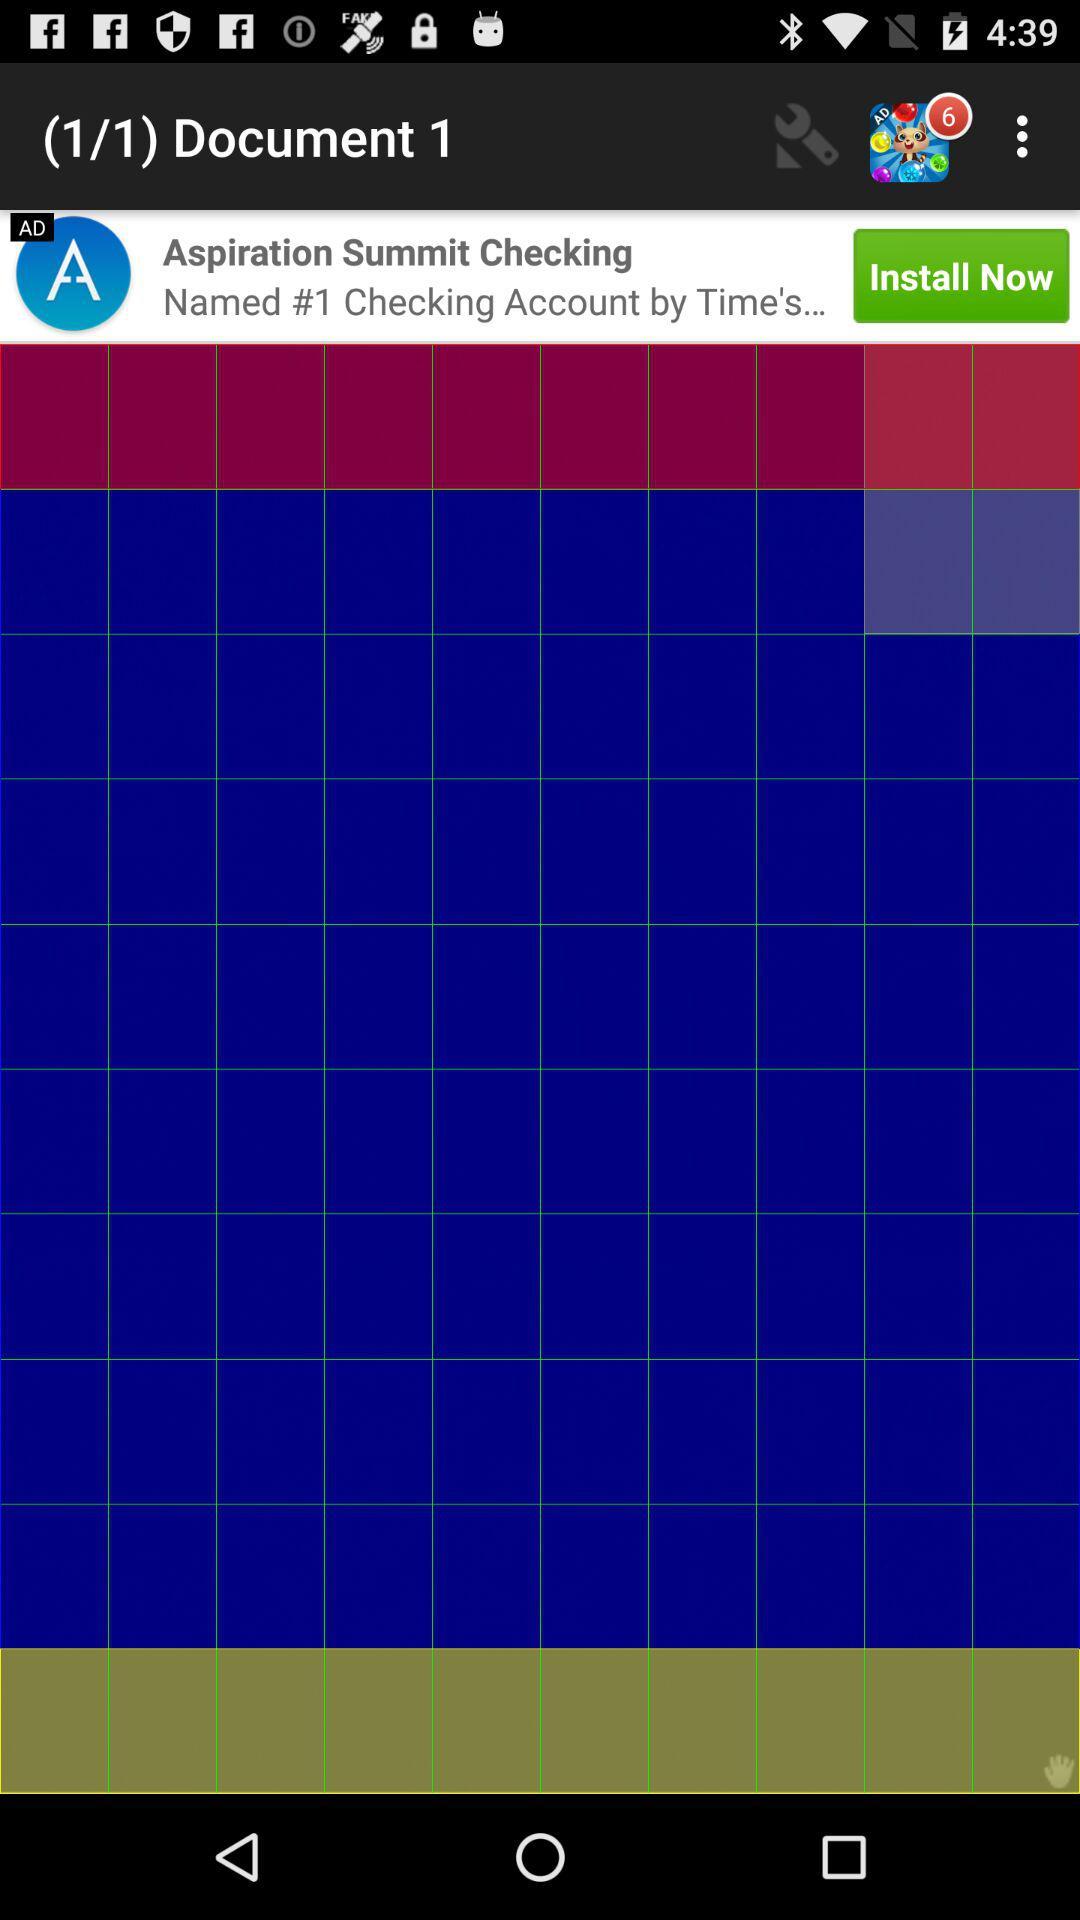  Describe the element at coordinates (805, 135) in the screenshot. I see `the icon above the install now` at that location.